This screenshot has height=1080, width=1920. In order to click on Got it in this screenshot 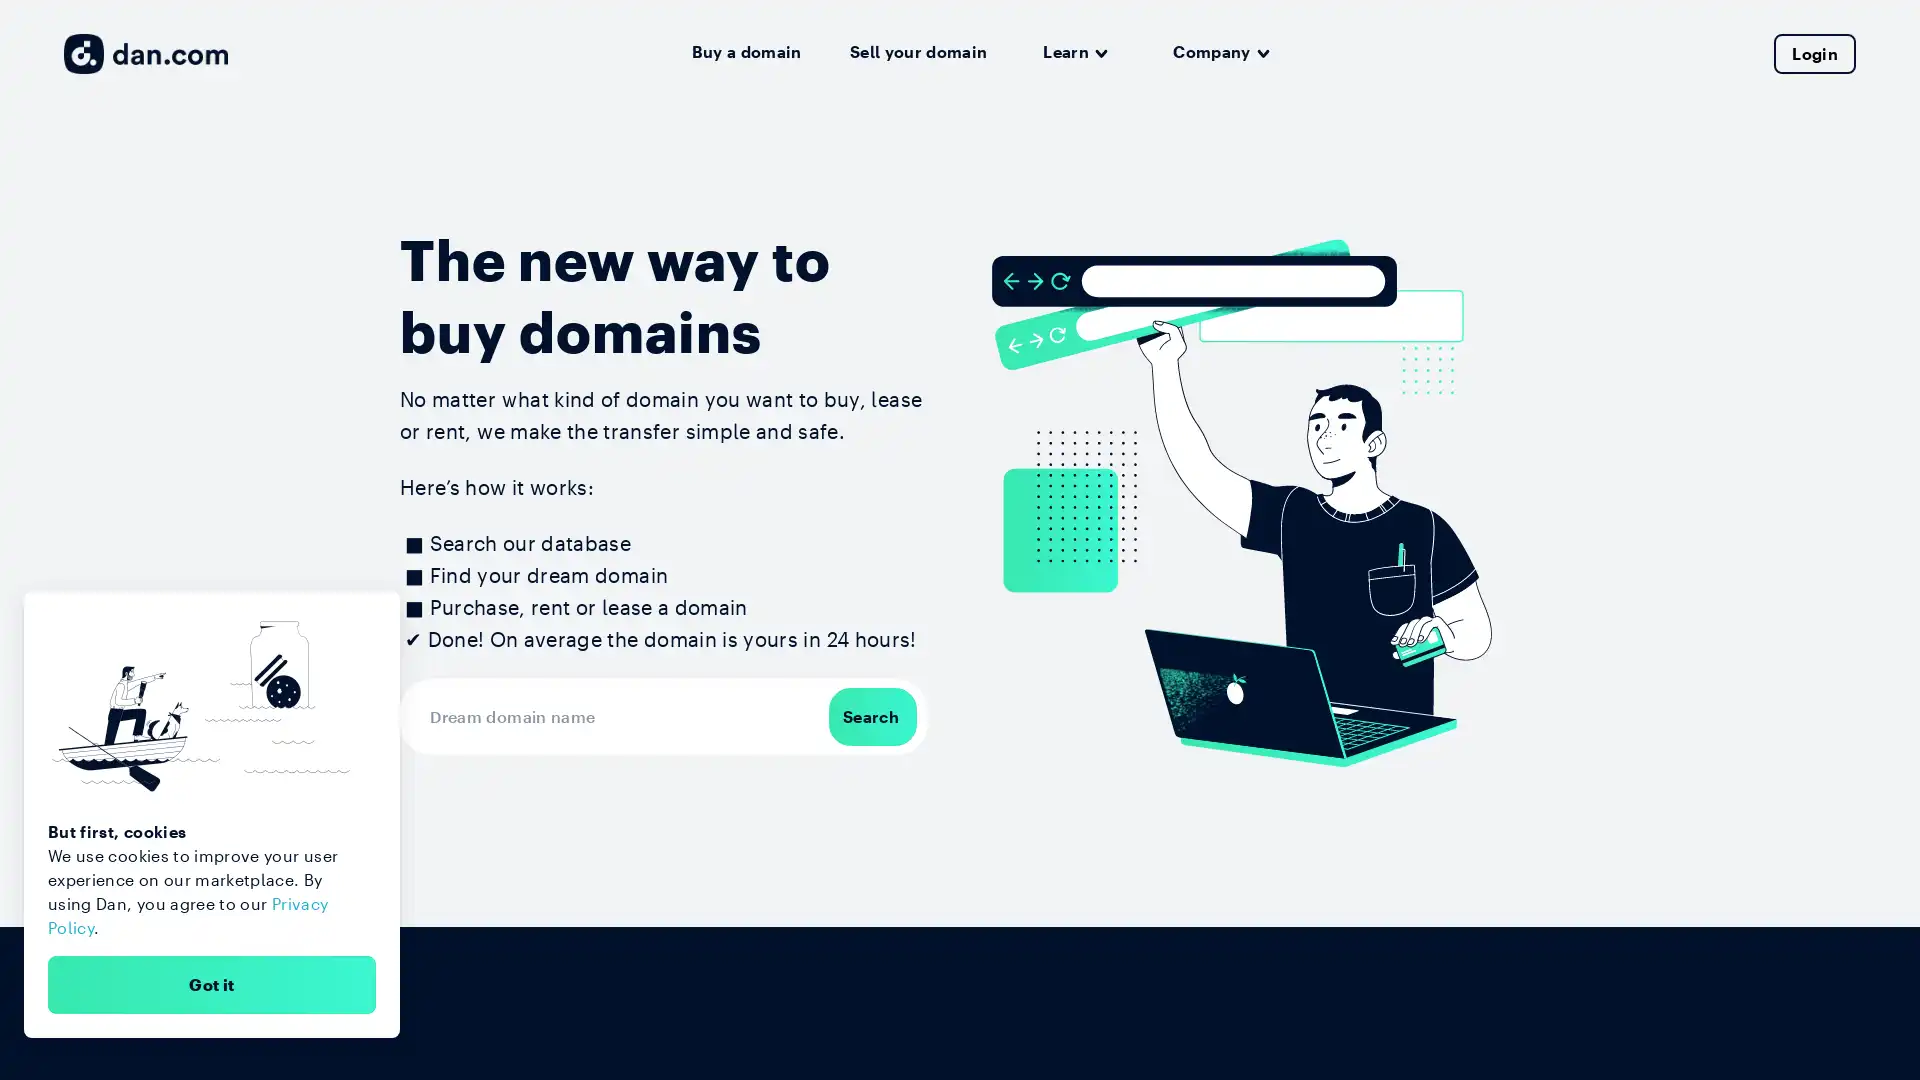, I will do `click(211, 983)`.